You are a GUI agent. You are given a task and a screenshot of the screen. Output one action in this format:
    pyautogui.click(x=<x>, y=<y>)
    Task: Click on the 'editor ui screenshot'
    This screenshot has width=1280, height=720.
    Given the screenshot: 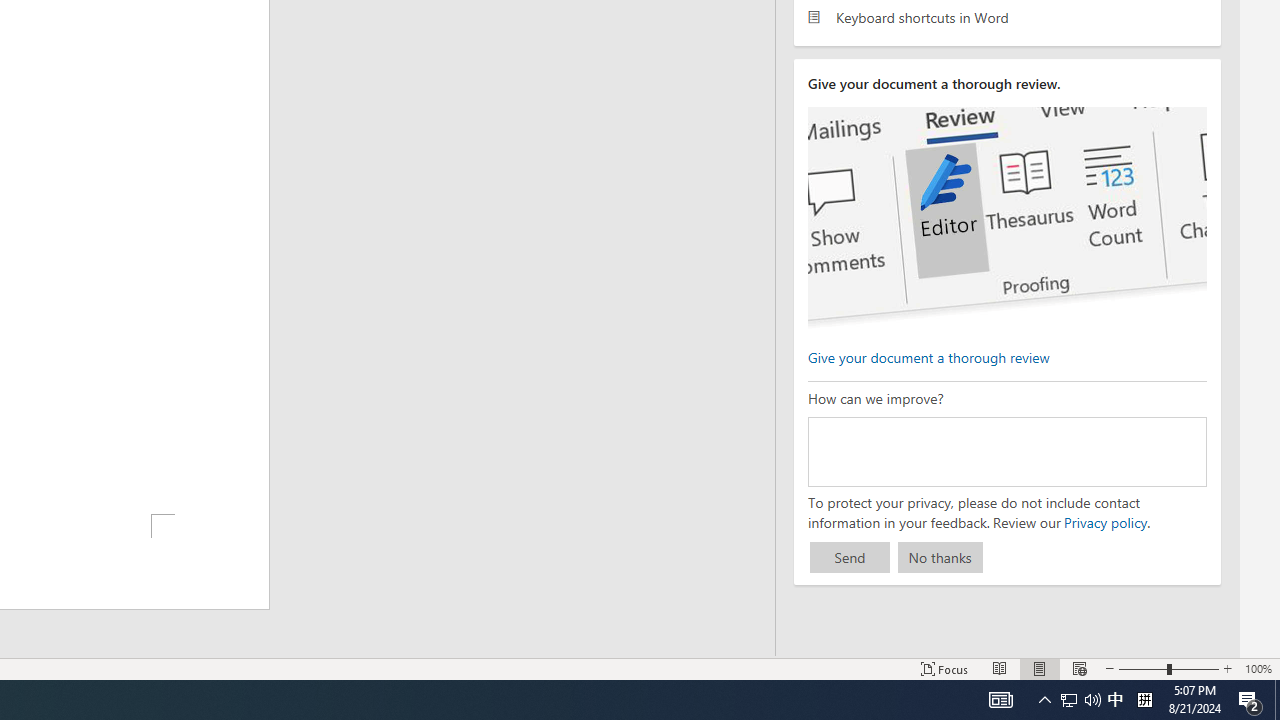 What is the action you would take?
    pyautogui.click(x=1007, y=218)
    